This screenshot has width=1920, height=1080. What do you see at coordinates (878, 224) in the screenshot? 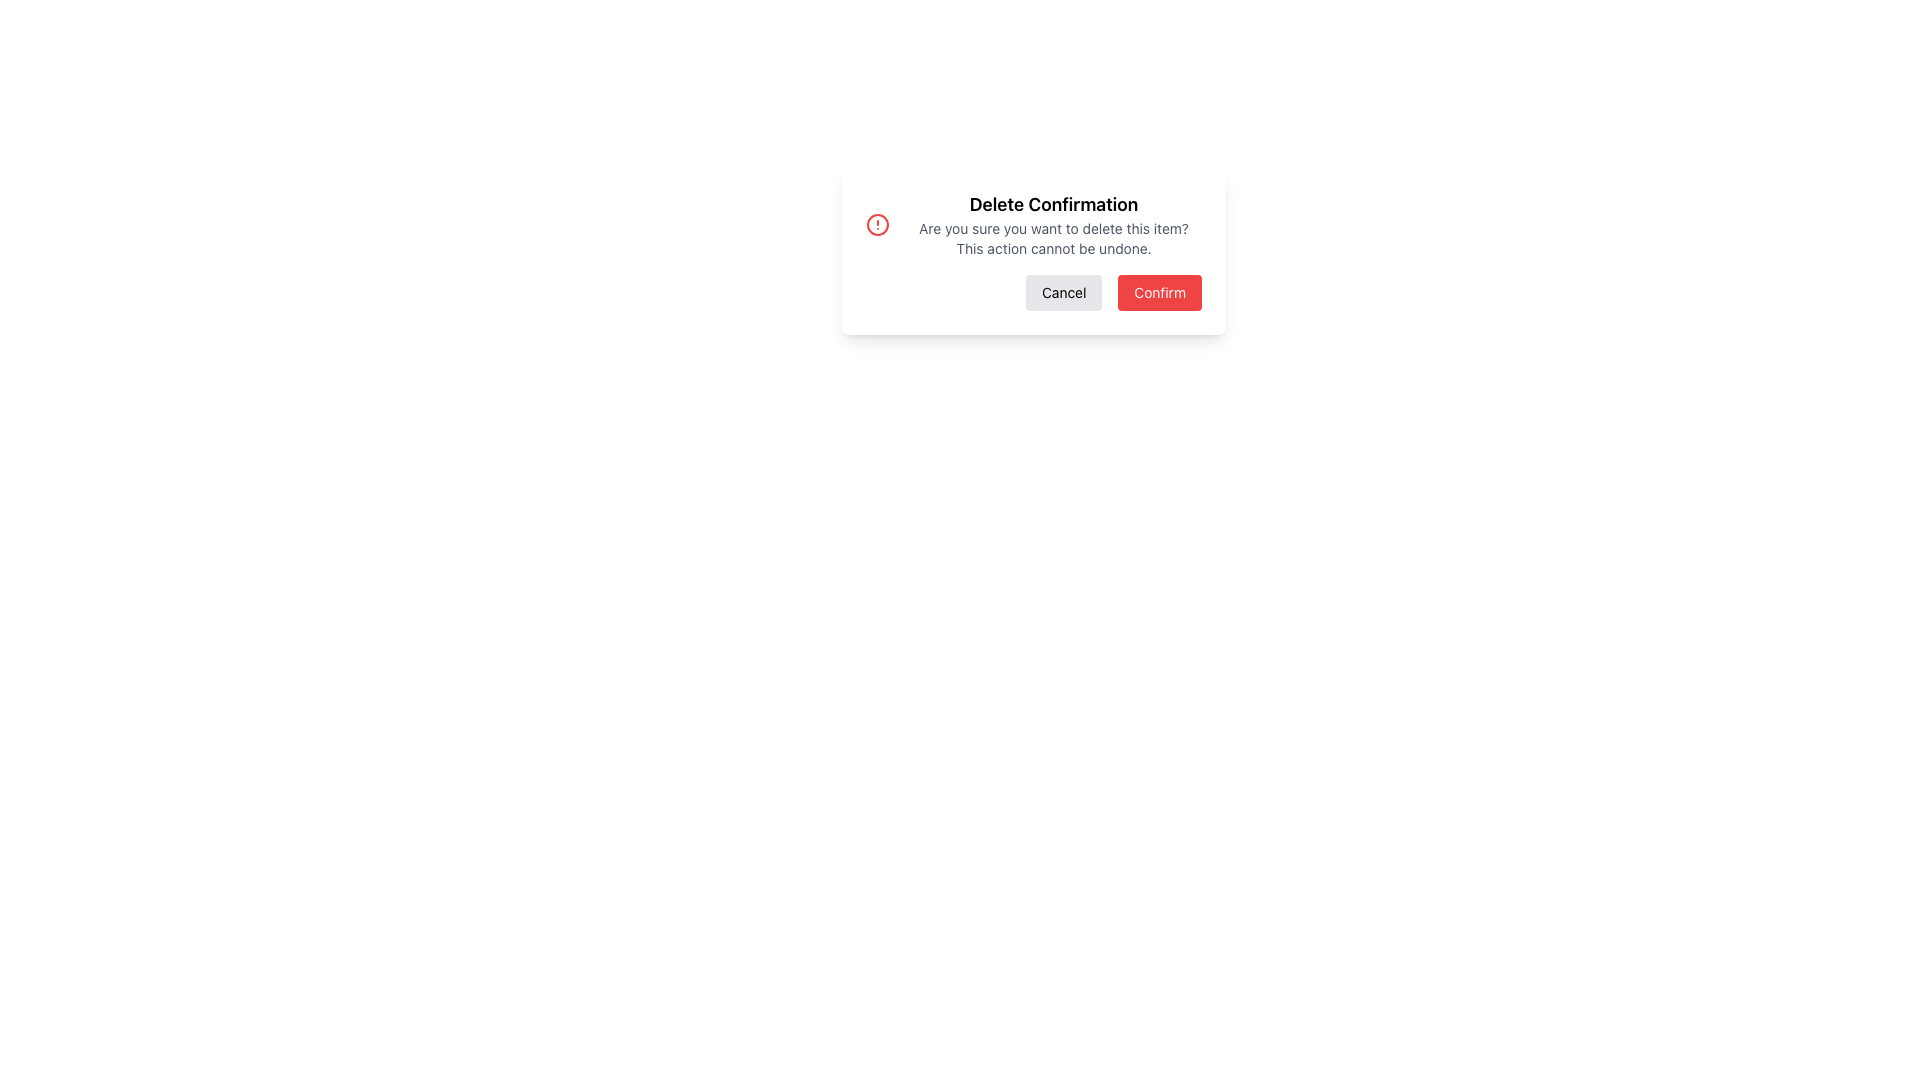
I see `the warning icon located at the top-left corner of the dialog box, adjacent to the 'Delete Confirmation' text` at bounding box center [878, 224].